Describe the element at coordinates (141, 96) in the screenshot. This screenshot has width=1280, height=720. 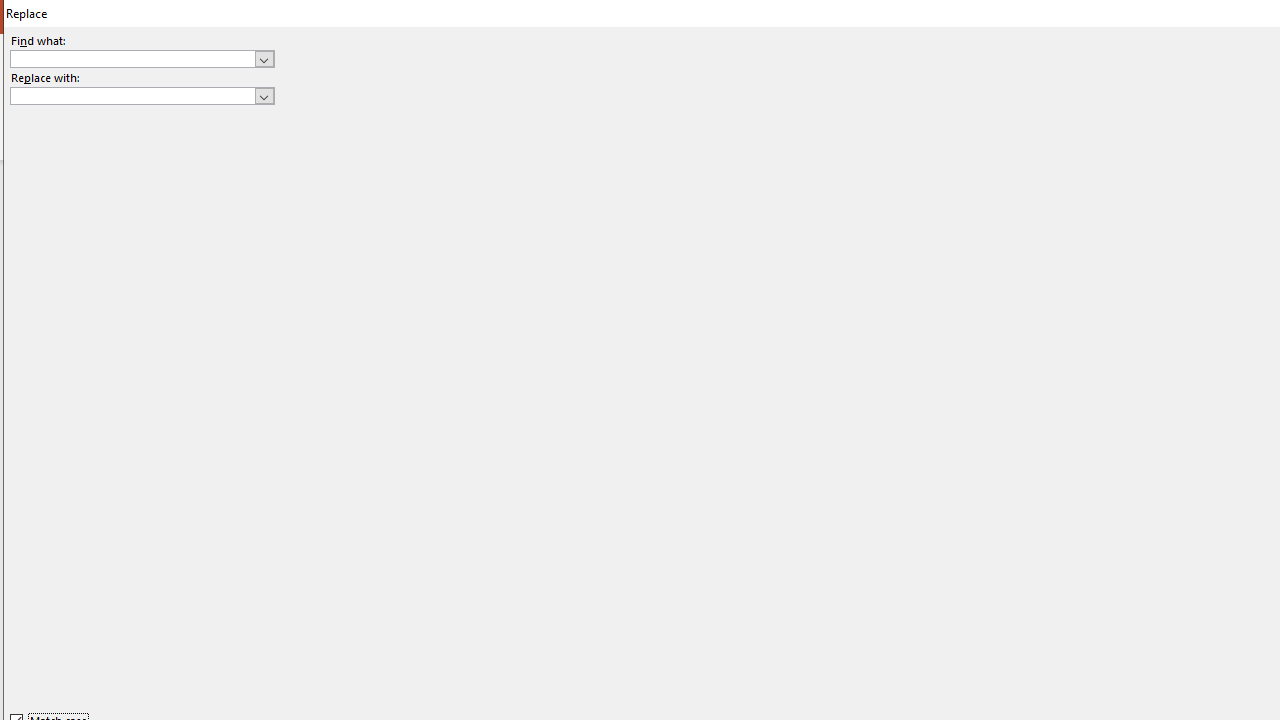
I see `'Replace with'` at that location.